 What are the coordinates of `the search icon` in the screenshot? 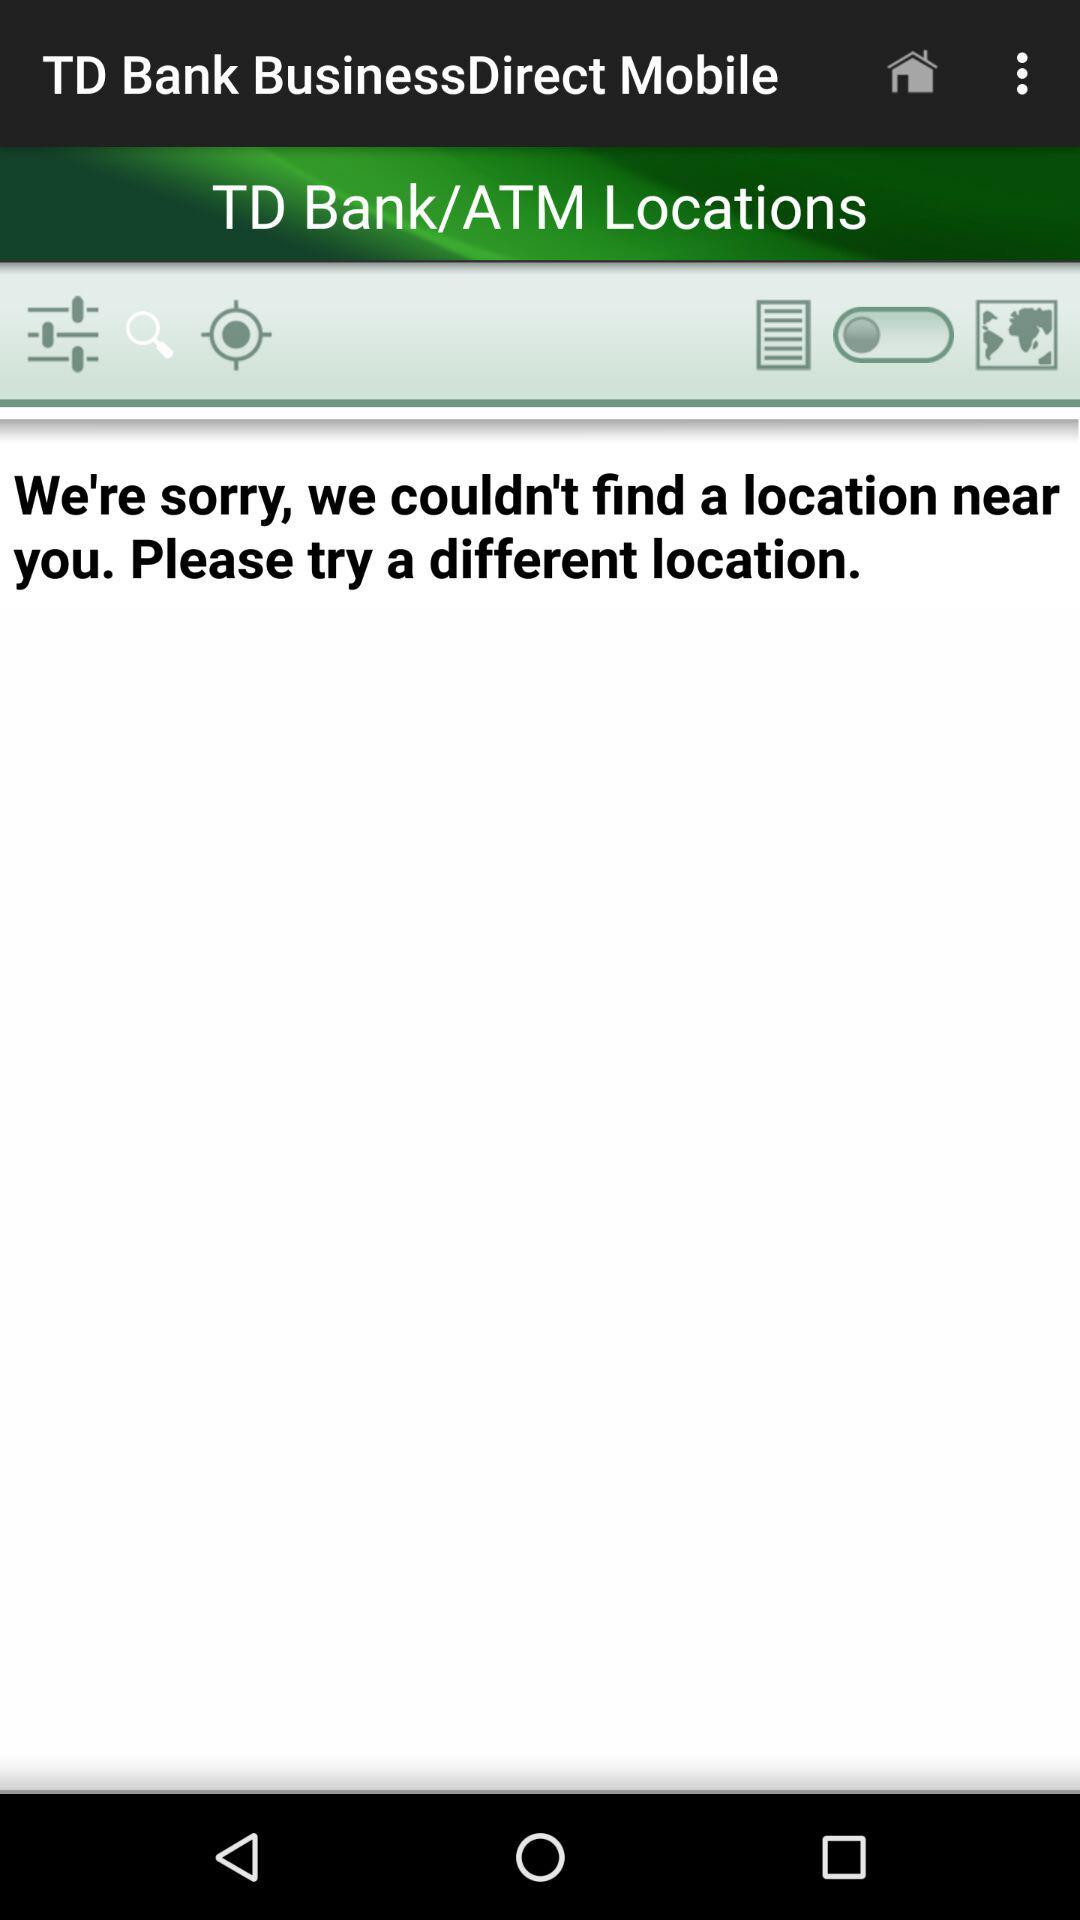 It's located at (148, 334).